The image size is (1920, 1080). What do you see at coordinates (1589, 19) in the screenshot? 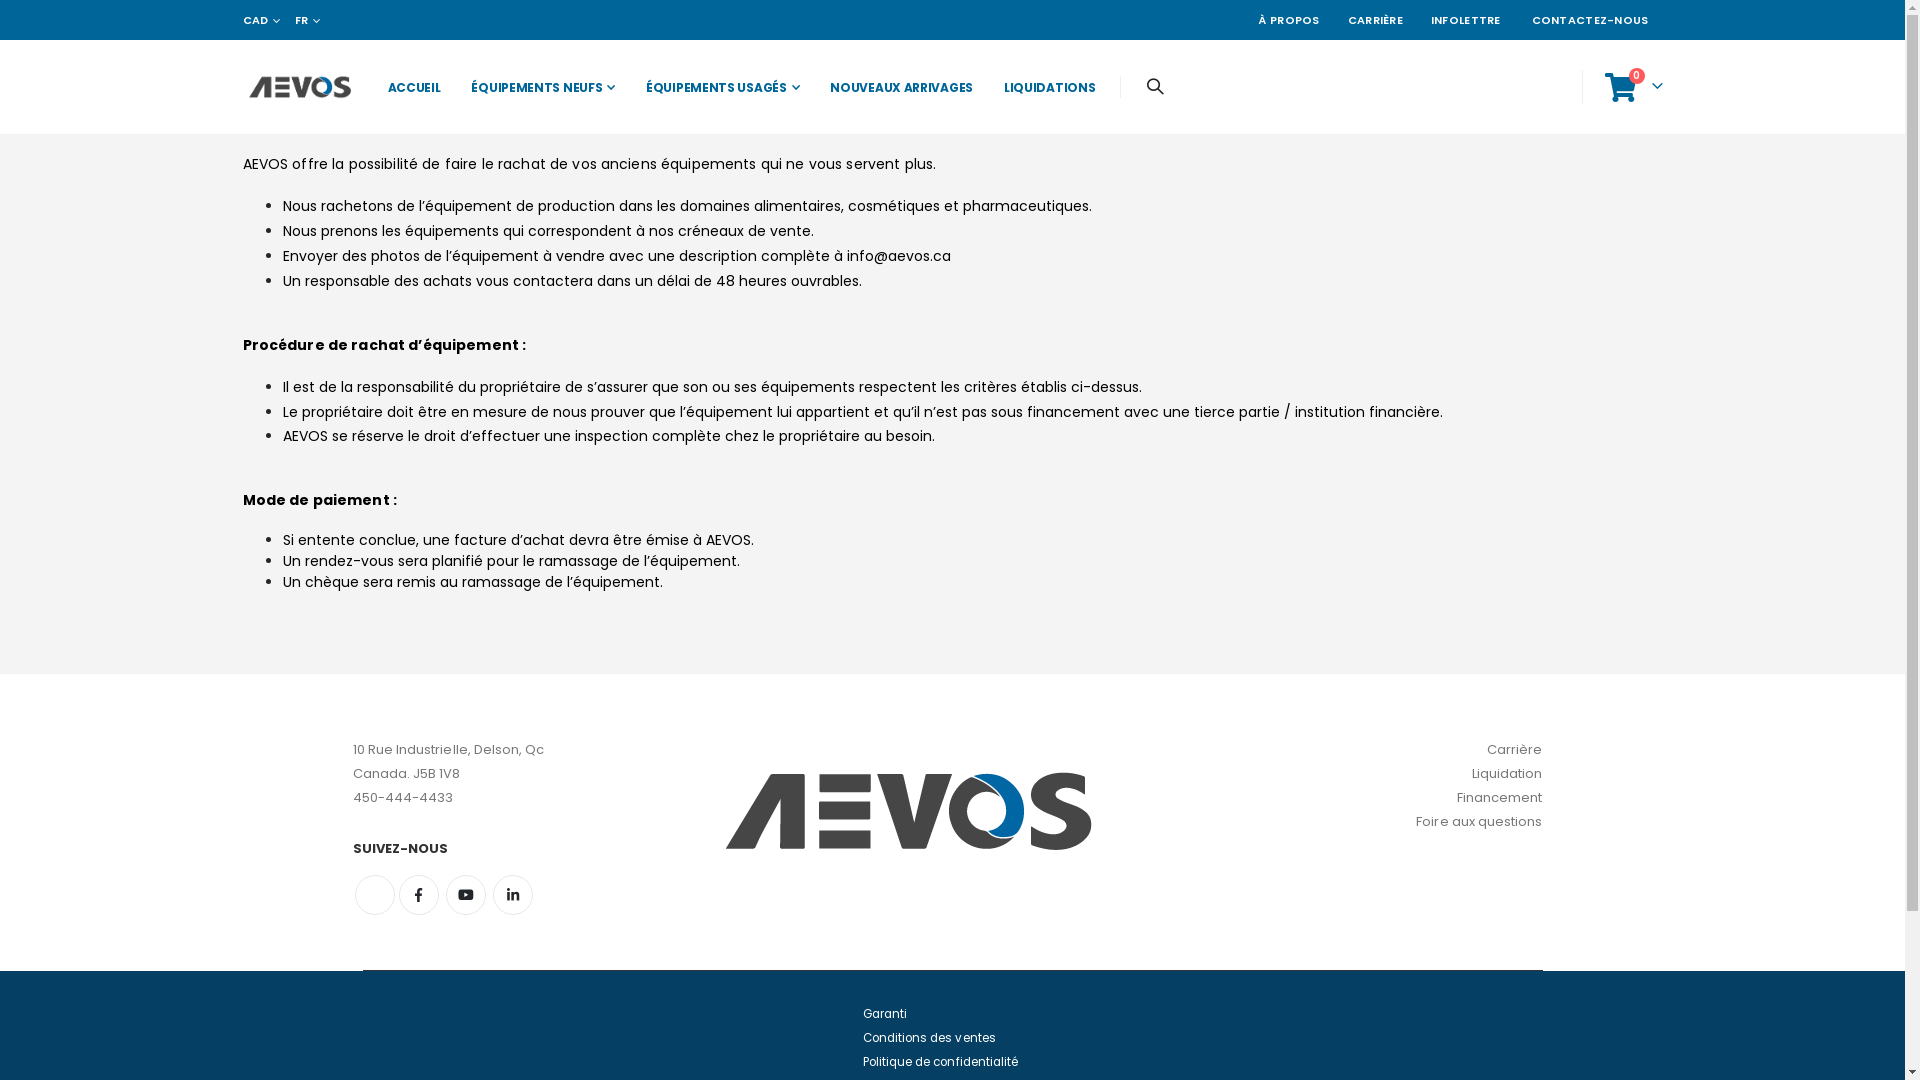
I see `'CONTACTEZ-NOUS'` at bounding box center [1589, 19].